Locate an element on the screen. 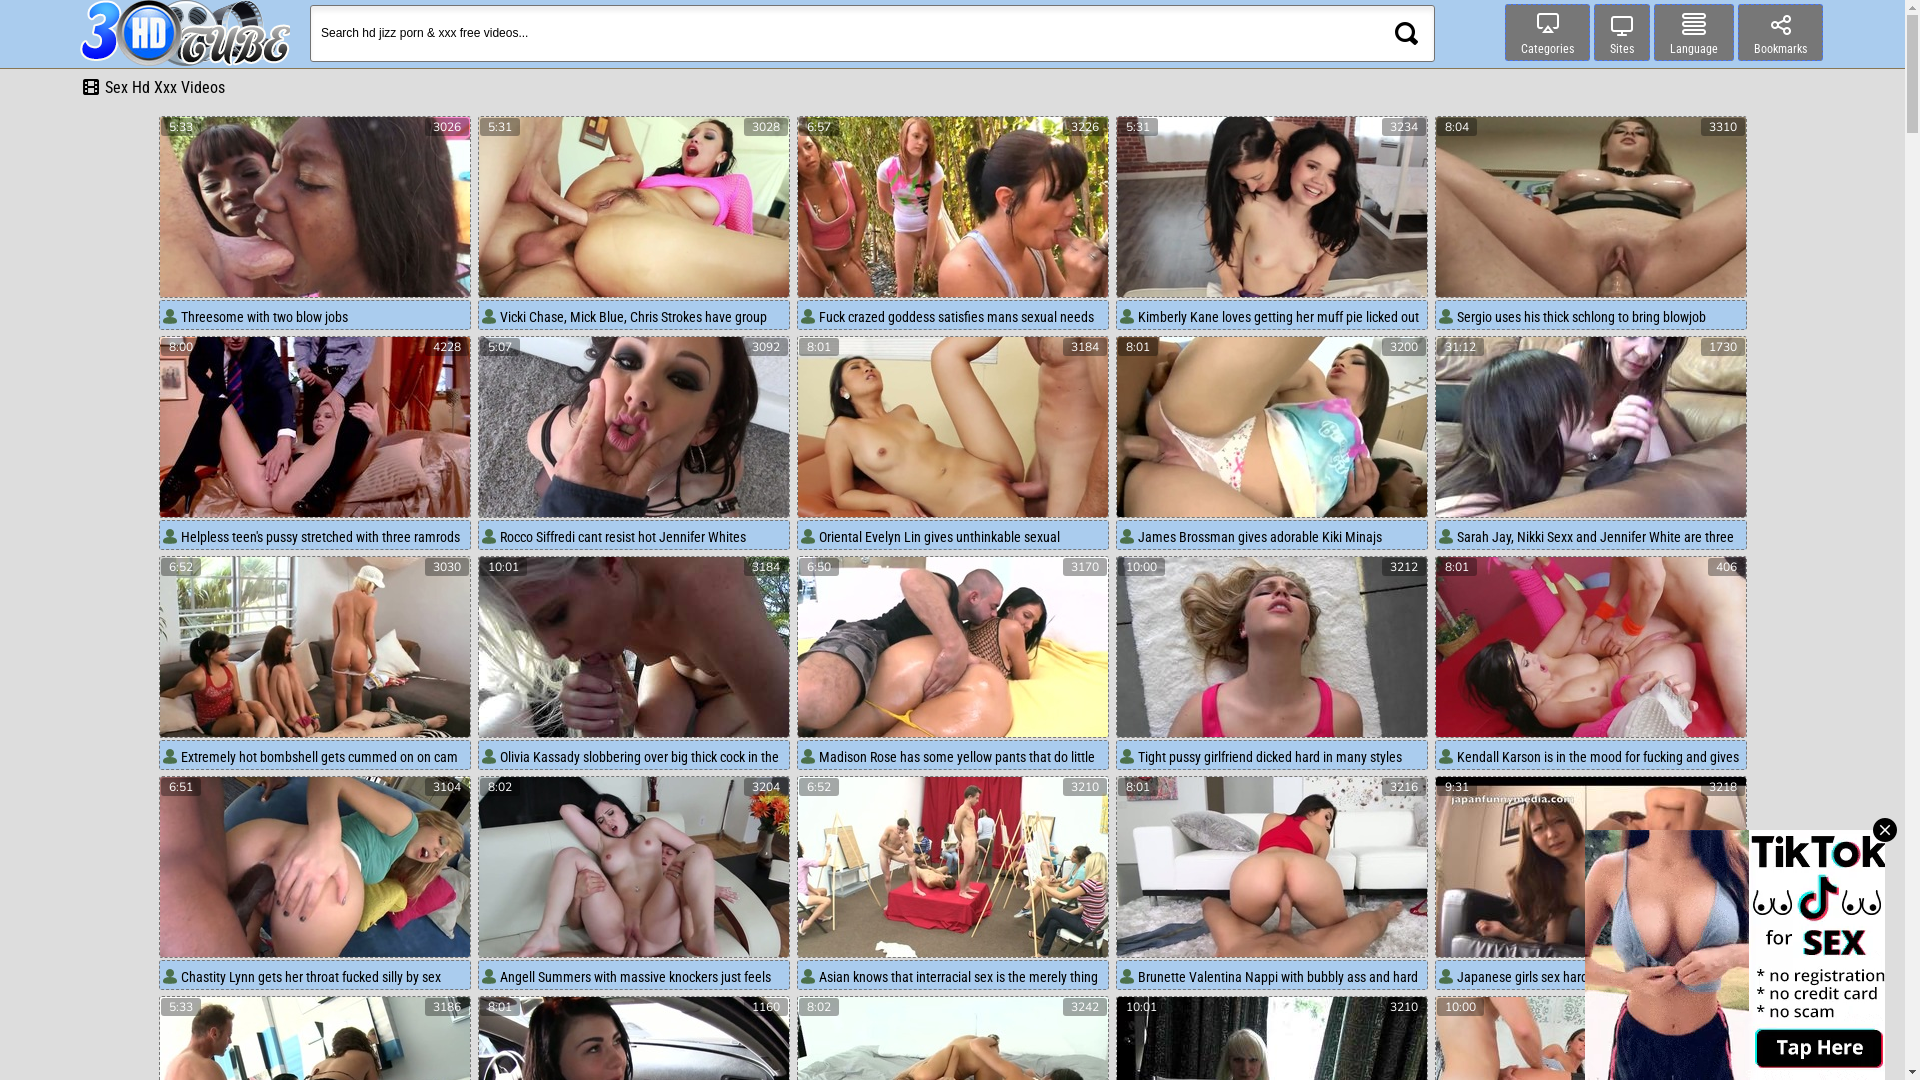 The image size is (1920, 1080). 'Bookmarks' is located at coordinates (1780, 32).